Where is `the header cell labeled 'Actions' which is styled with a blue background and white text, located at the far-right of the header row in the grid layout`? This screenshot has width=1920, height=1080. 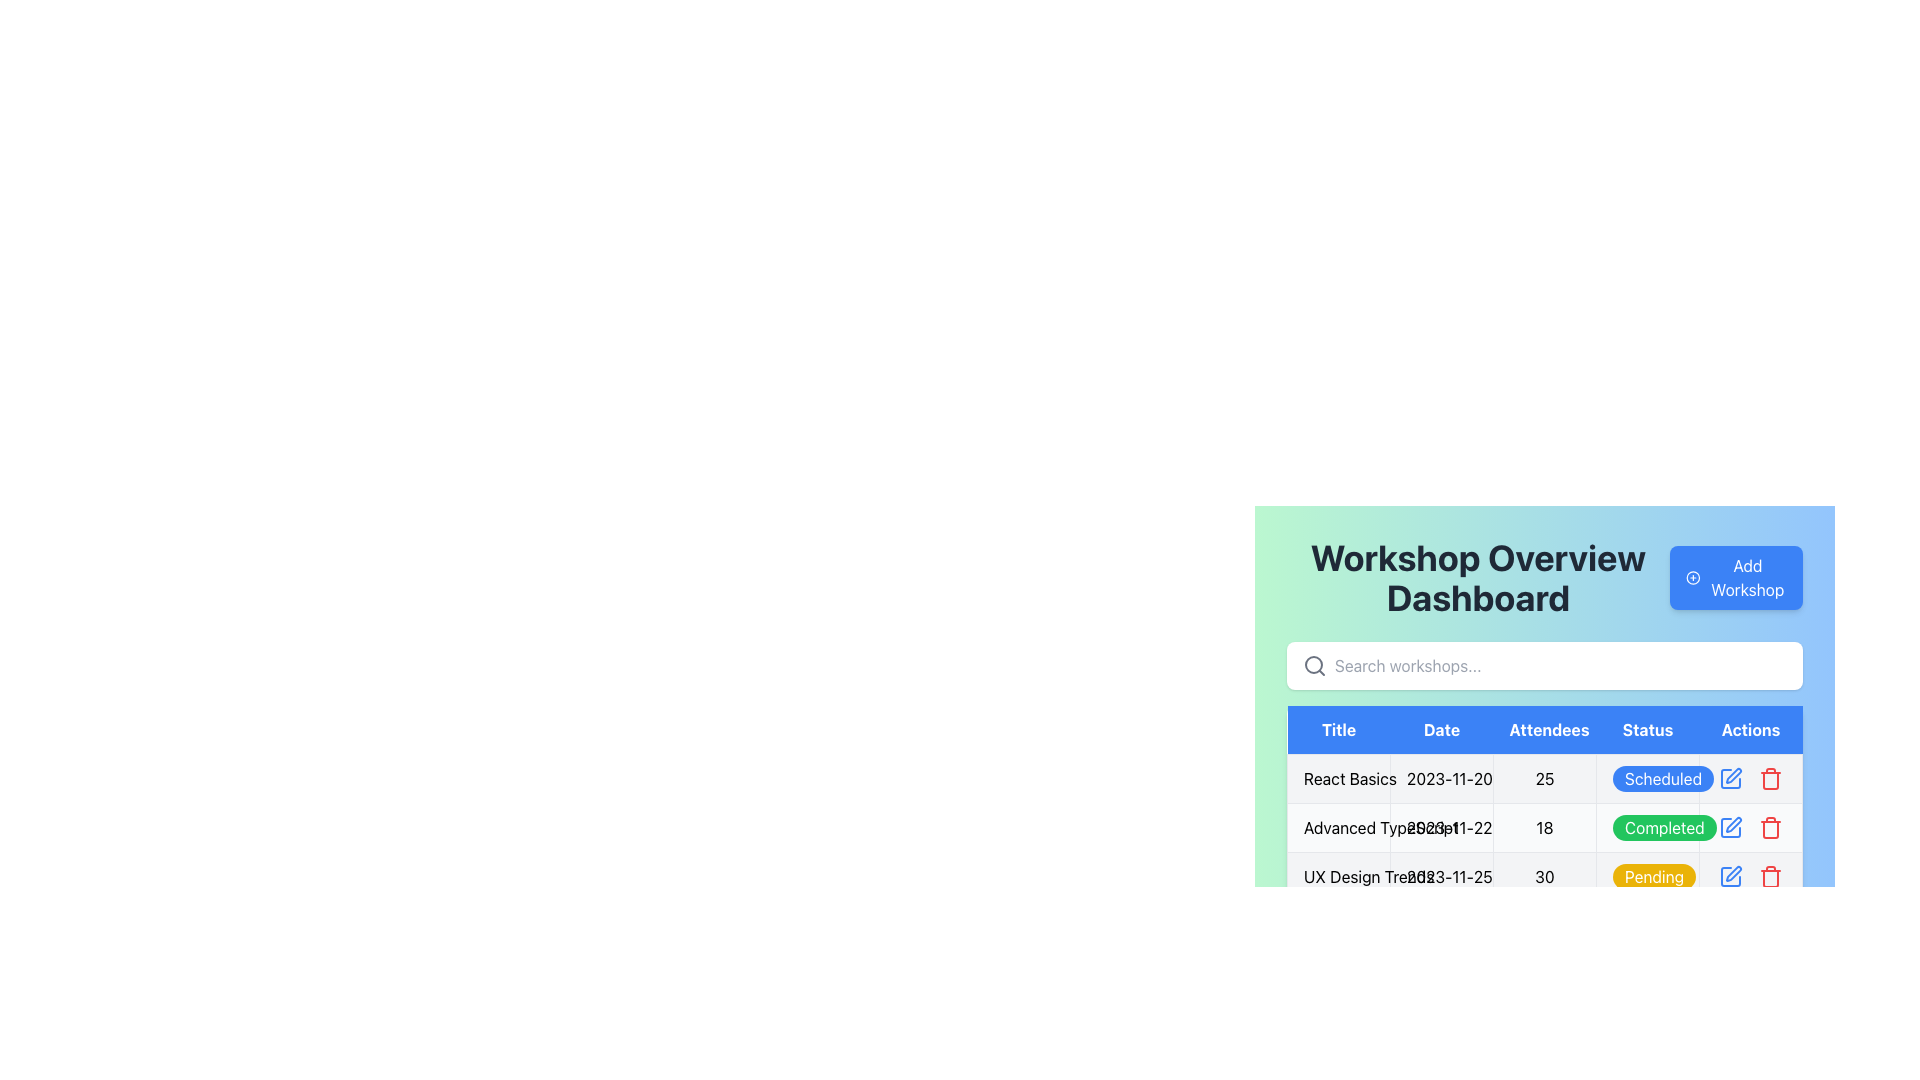
the header cell labeled 'Actions' which is styled with a blue background and white text, located at the far-right of the header row in the grid layout is located at coordinates (1750, 729).